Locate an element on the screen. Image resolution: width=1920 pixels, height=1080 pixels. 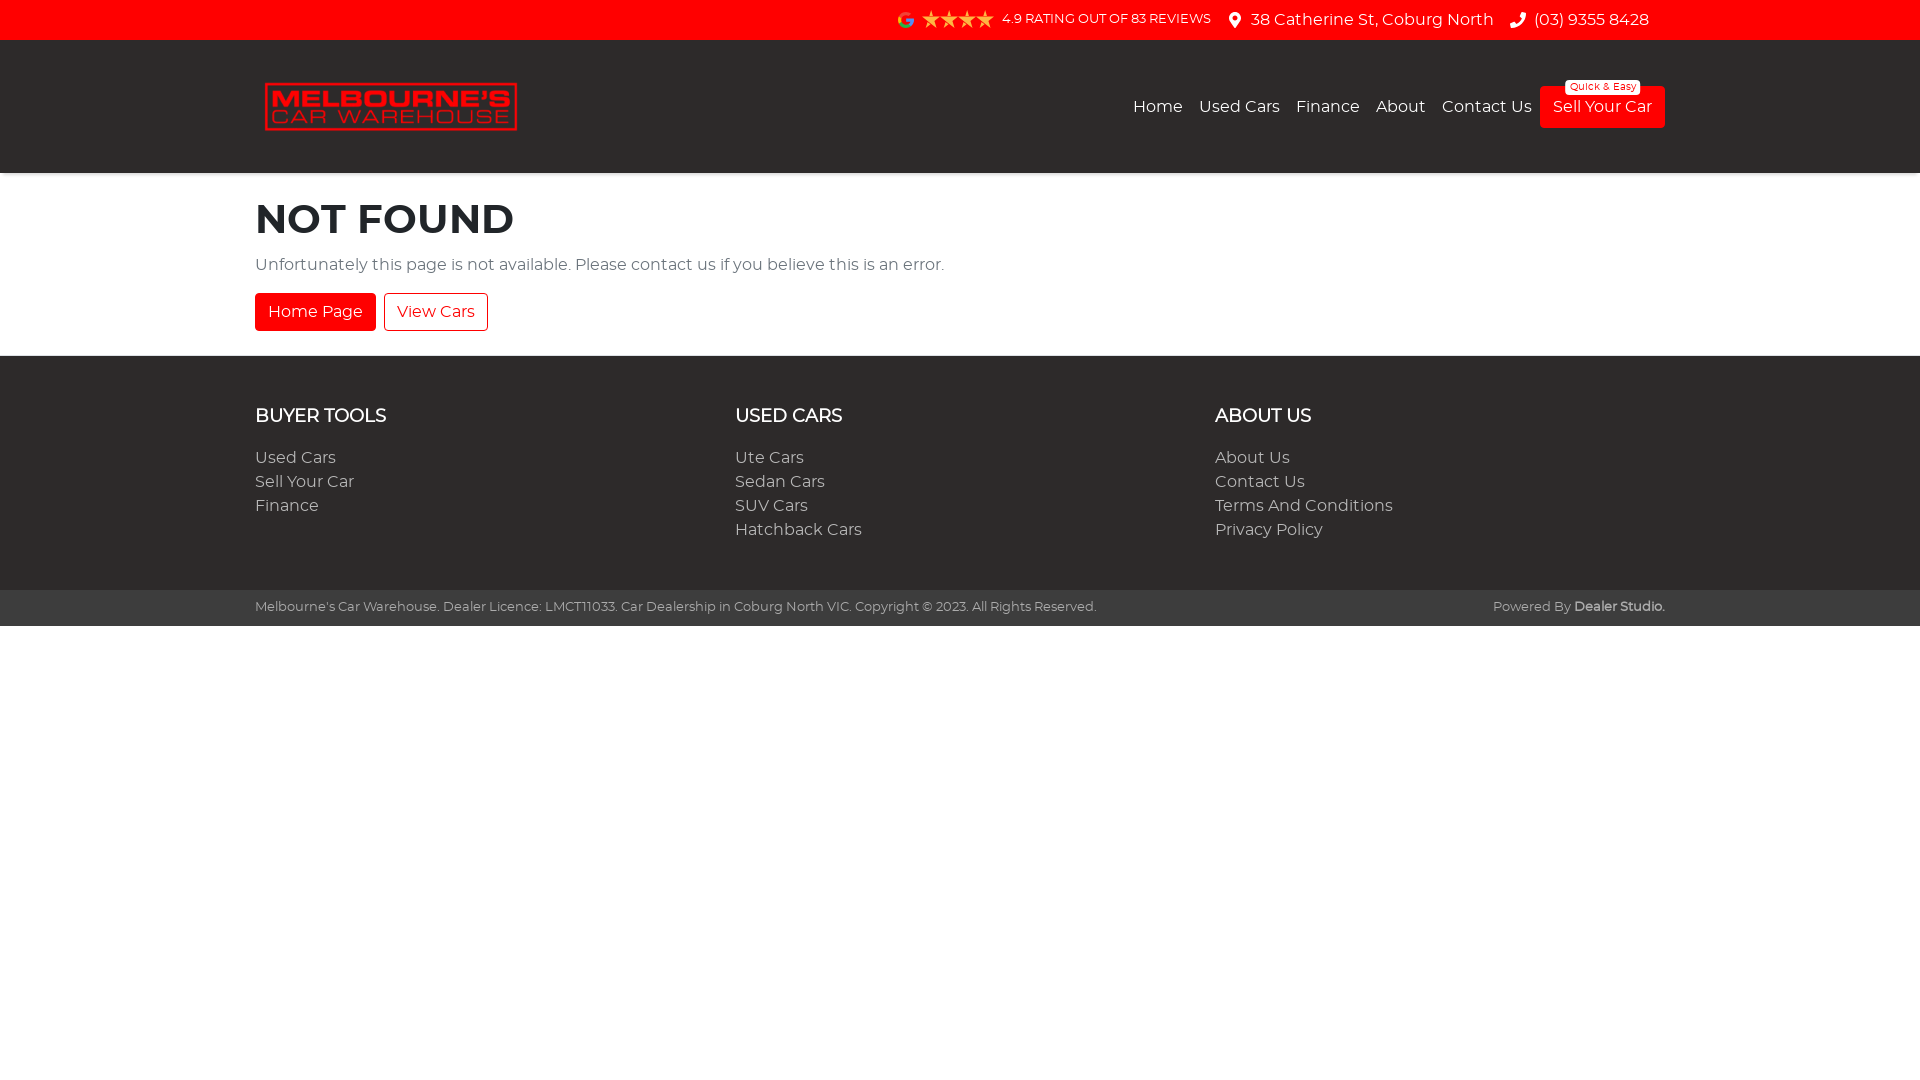
'Finance' is located at coordinates (253, 504).